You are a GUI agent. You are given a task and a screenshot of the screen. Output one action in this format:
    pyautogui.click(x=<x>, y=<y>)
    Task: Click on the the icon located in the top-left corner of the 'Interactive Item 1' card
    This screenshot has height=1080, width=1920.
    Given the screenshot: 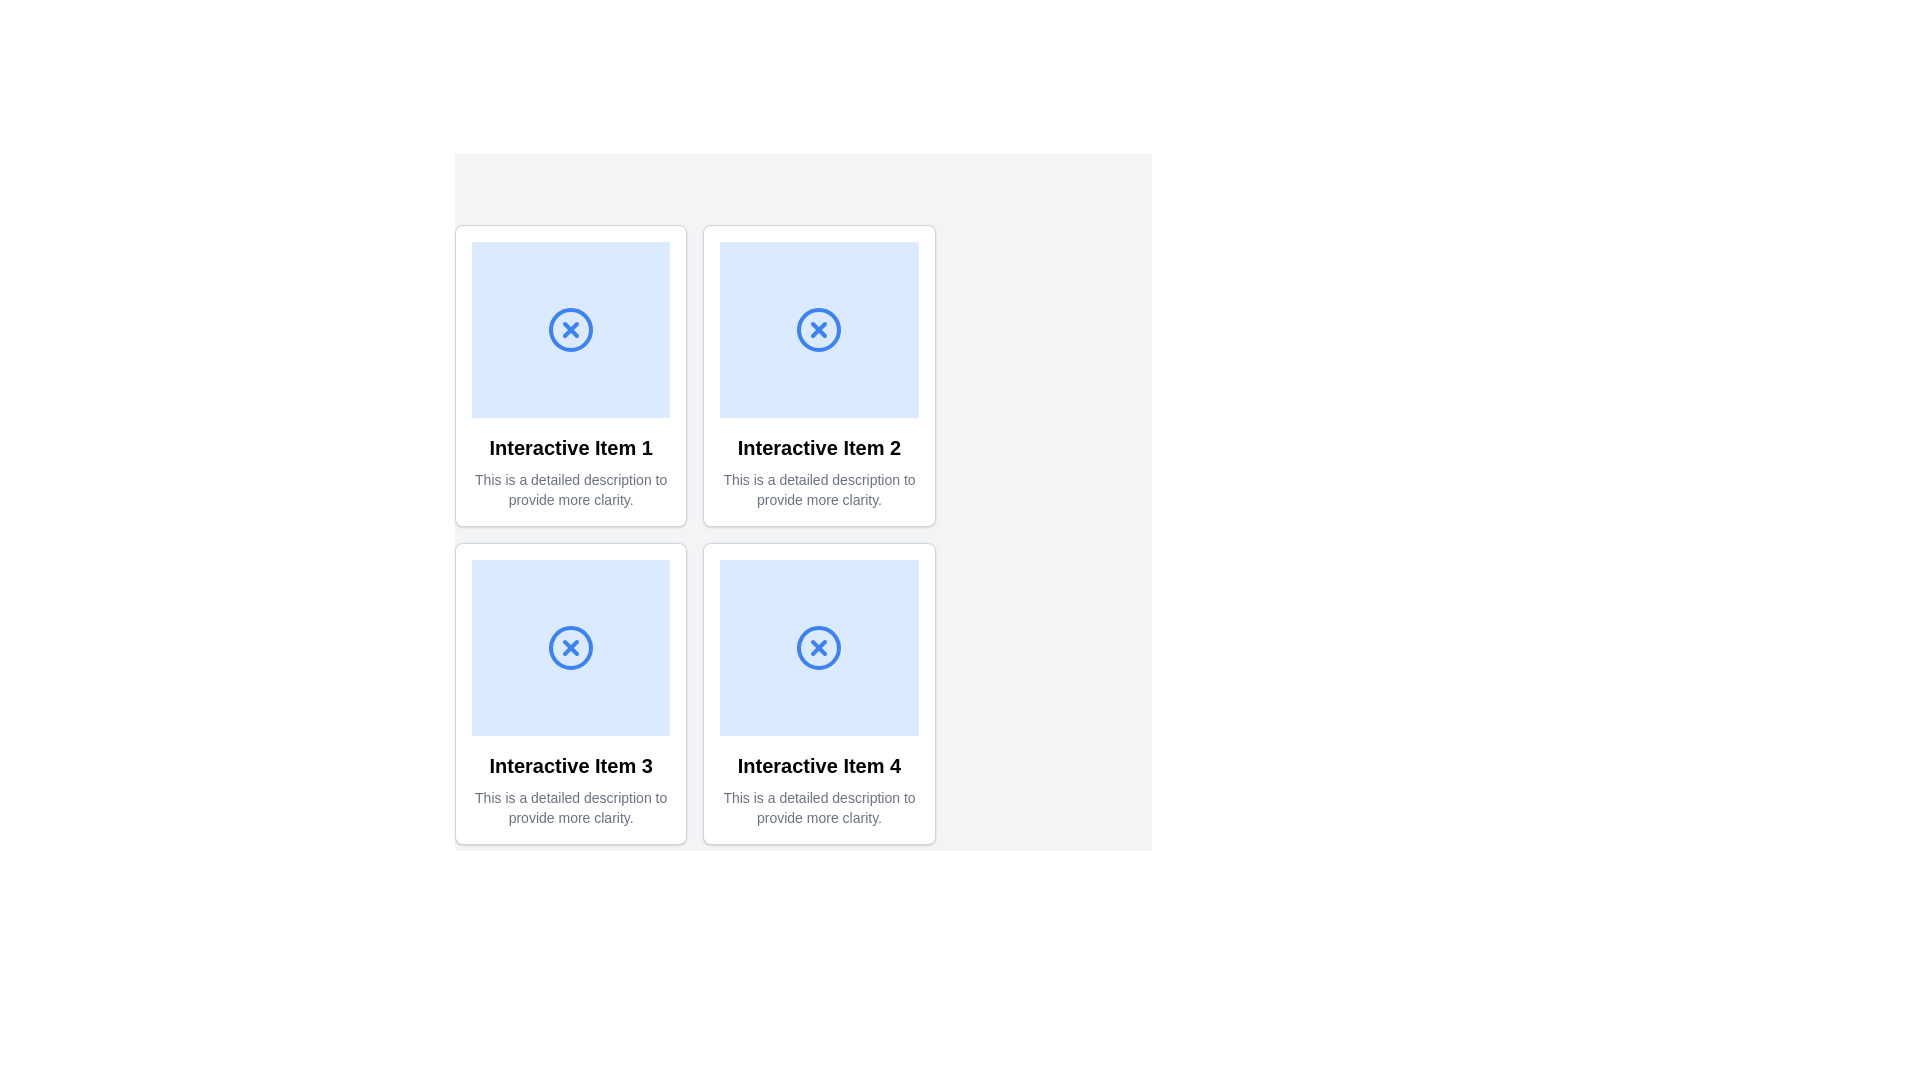 What is the action you would take?
    pyautogui.click(x=570, y=329)
    